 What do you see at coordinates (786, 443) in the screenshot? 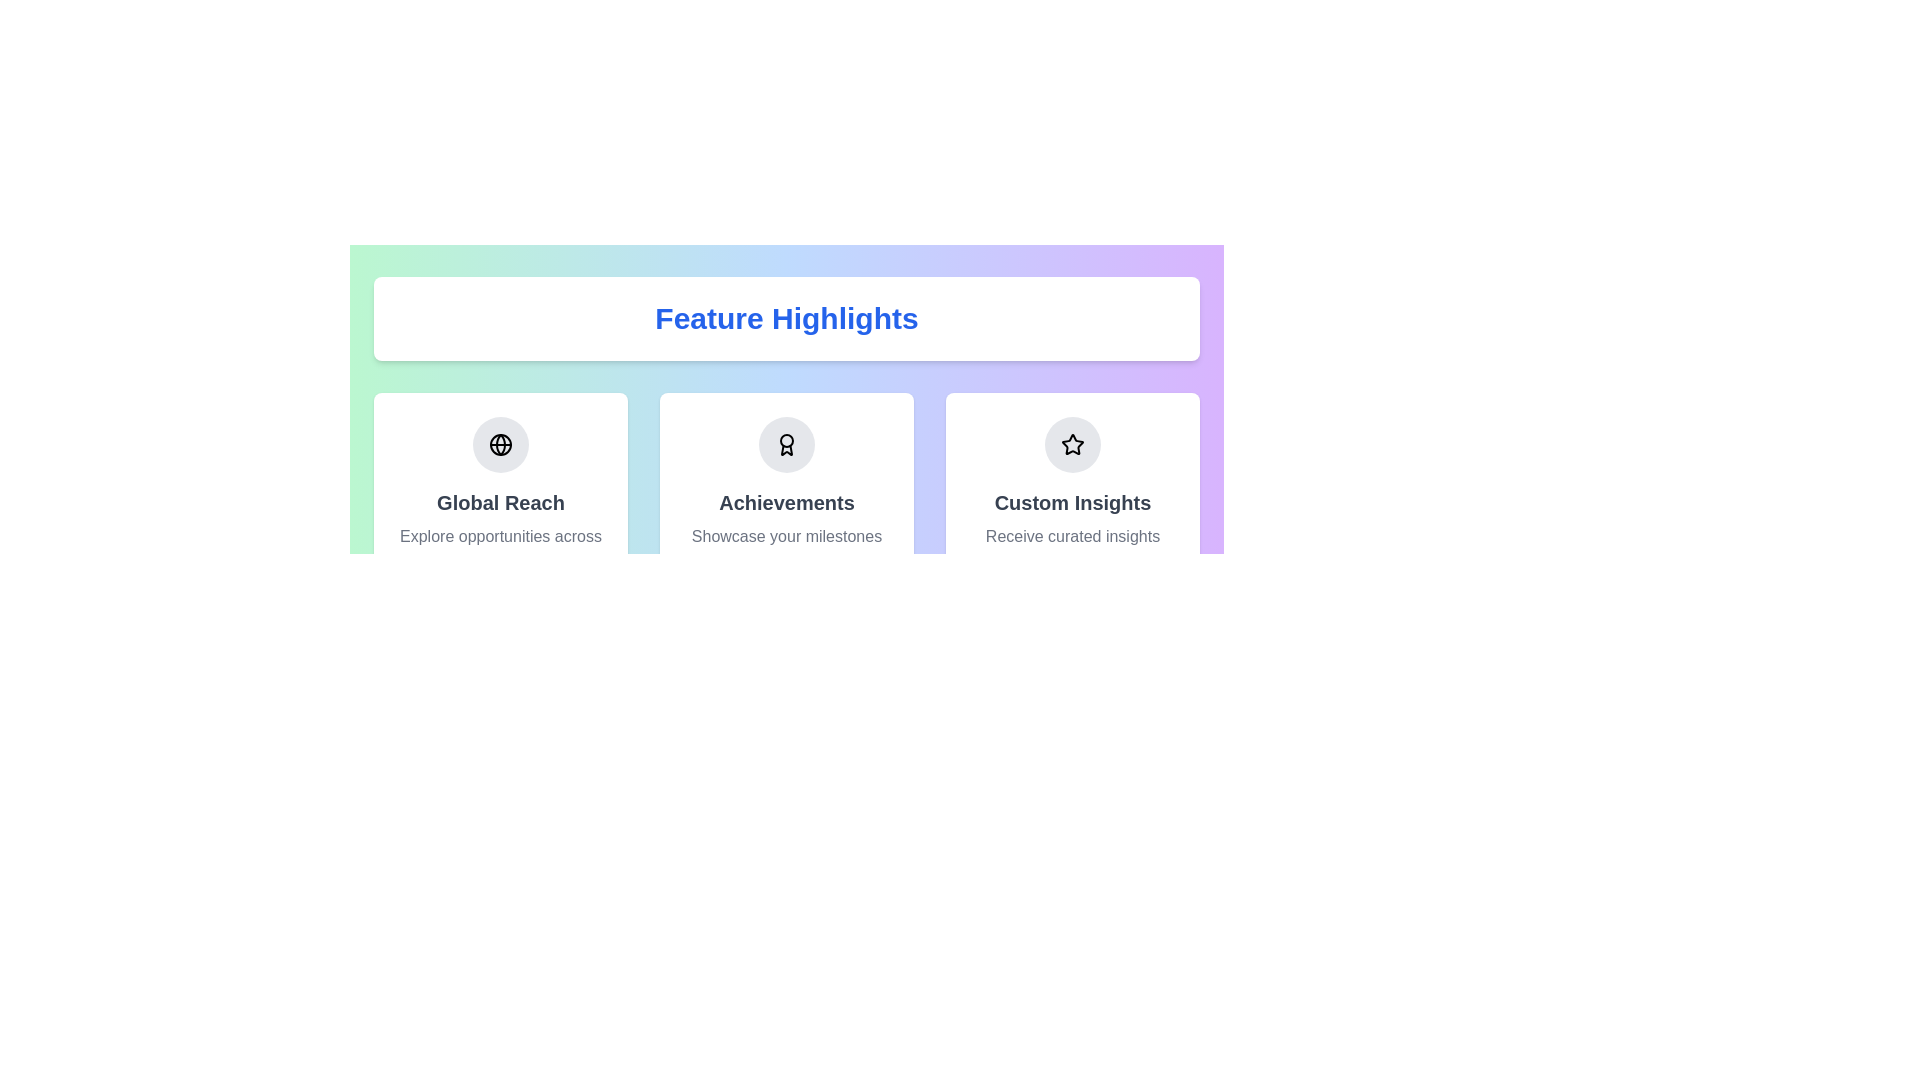
I see `the achievements icon, which is centrally placed within the second feature card of the 'Achievements' section, symbolizing milestones or rewards` at bounding box center [786, 443].